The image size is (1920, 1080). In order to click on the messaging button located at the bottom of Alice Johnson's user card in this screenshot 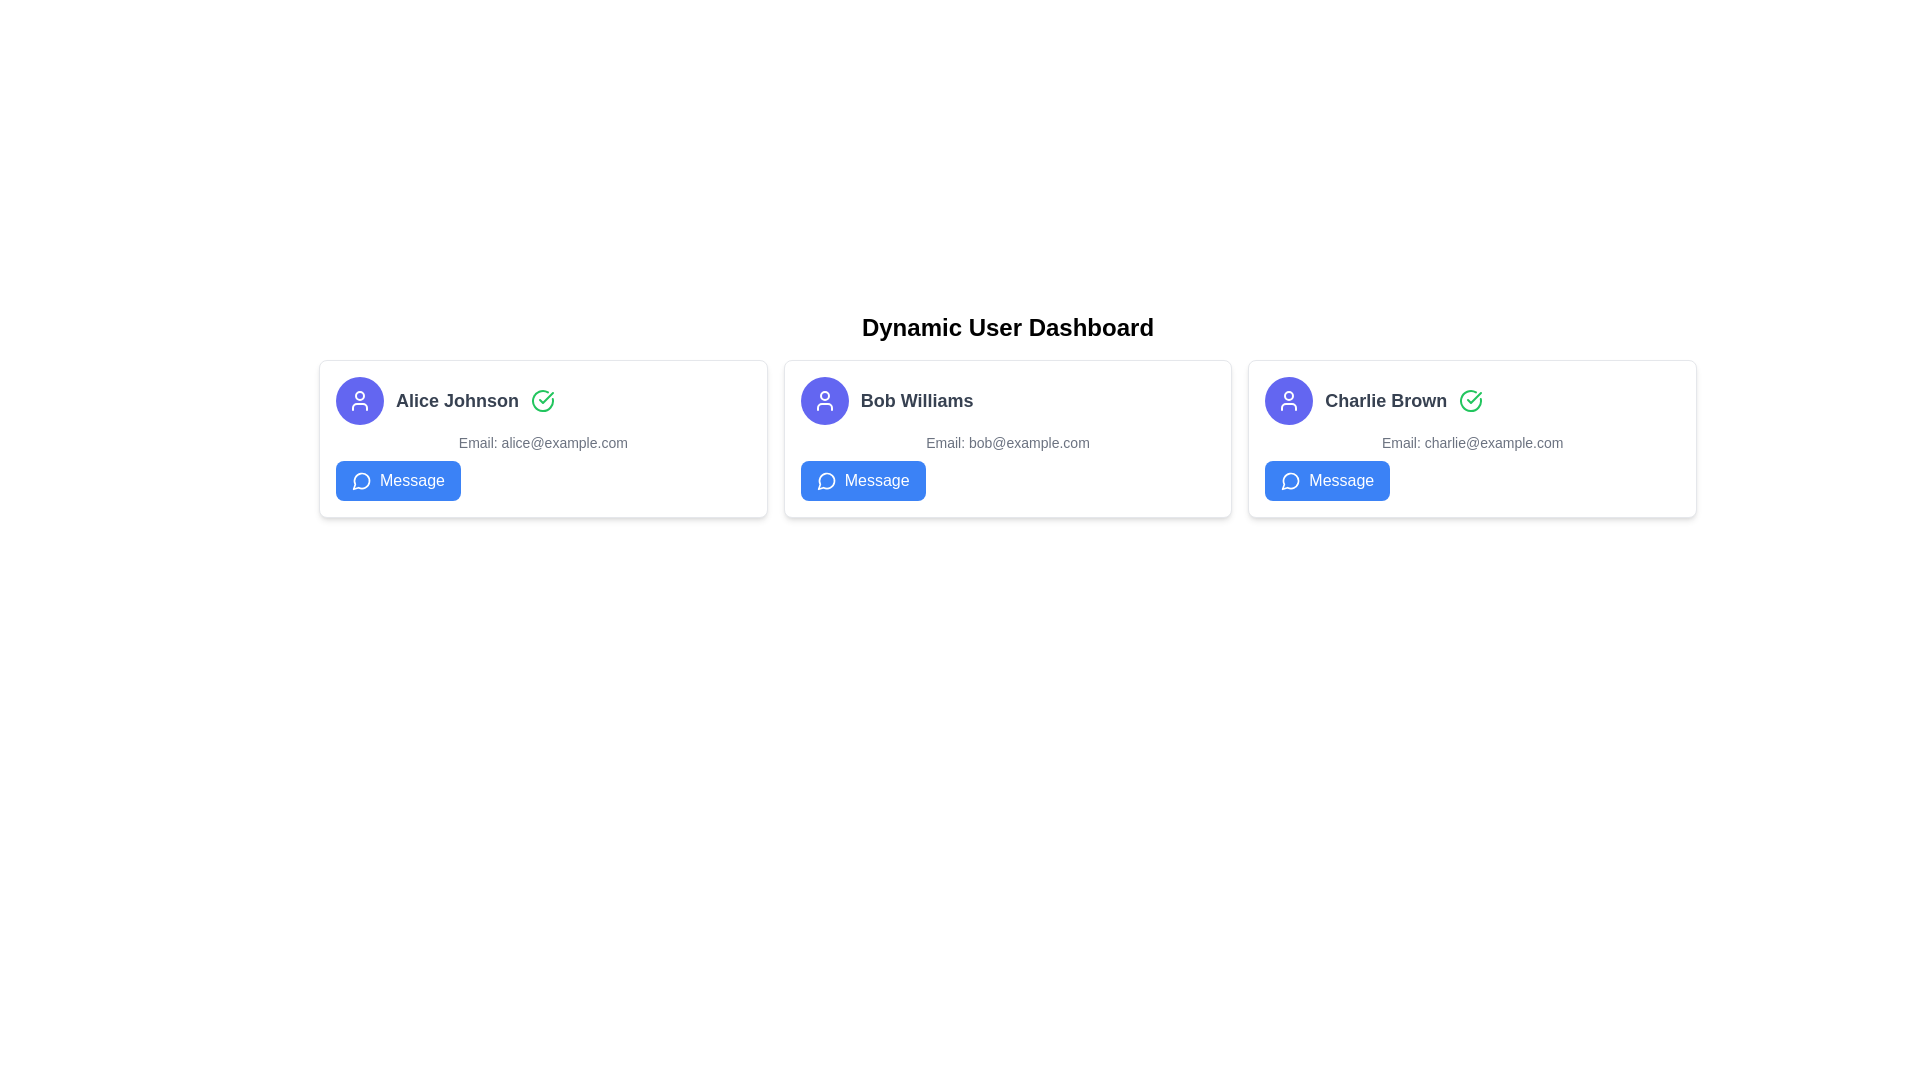, I will do `click(398, 481)`.